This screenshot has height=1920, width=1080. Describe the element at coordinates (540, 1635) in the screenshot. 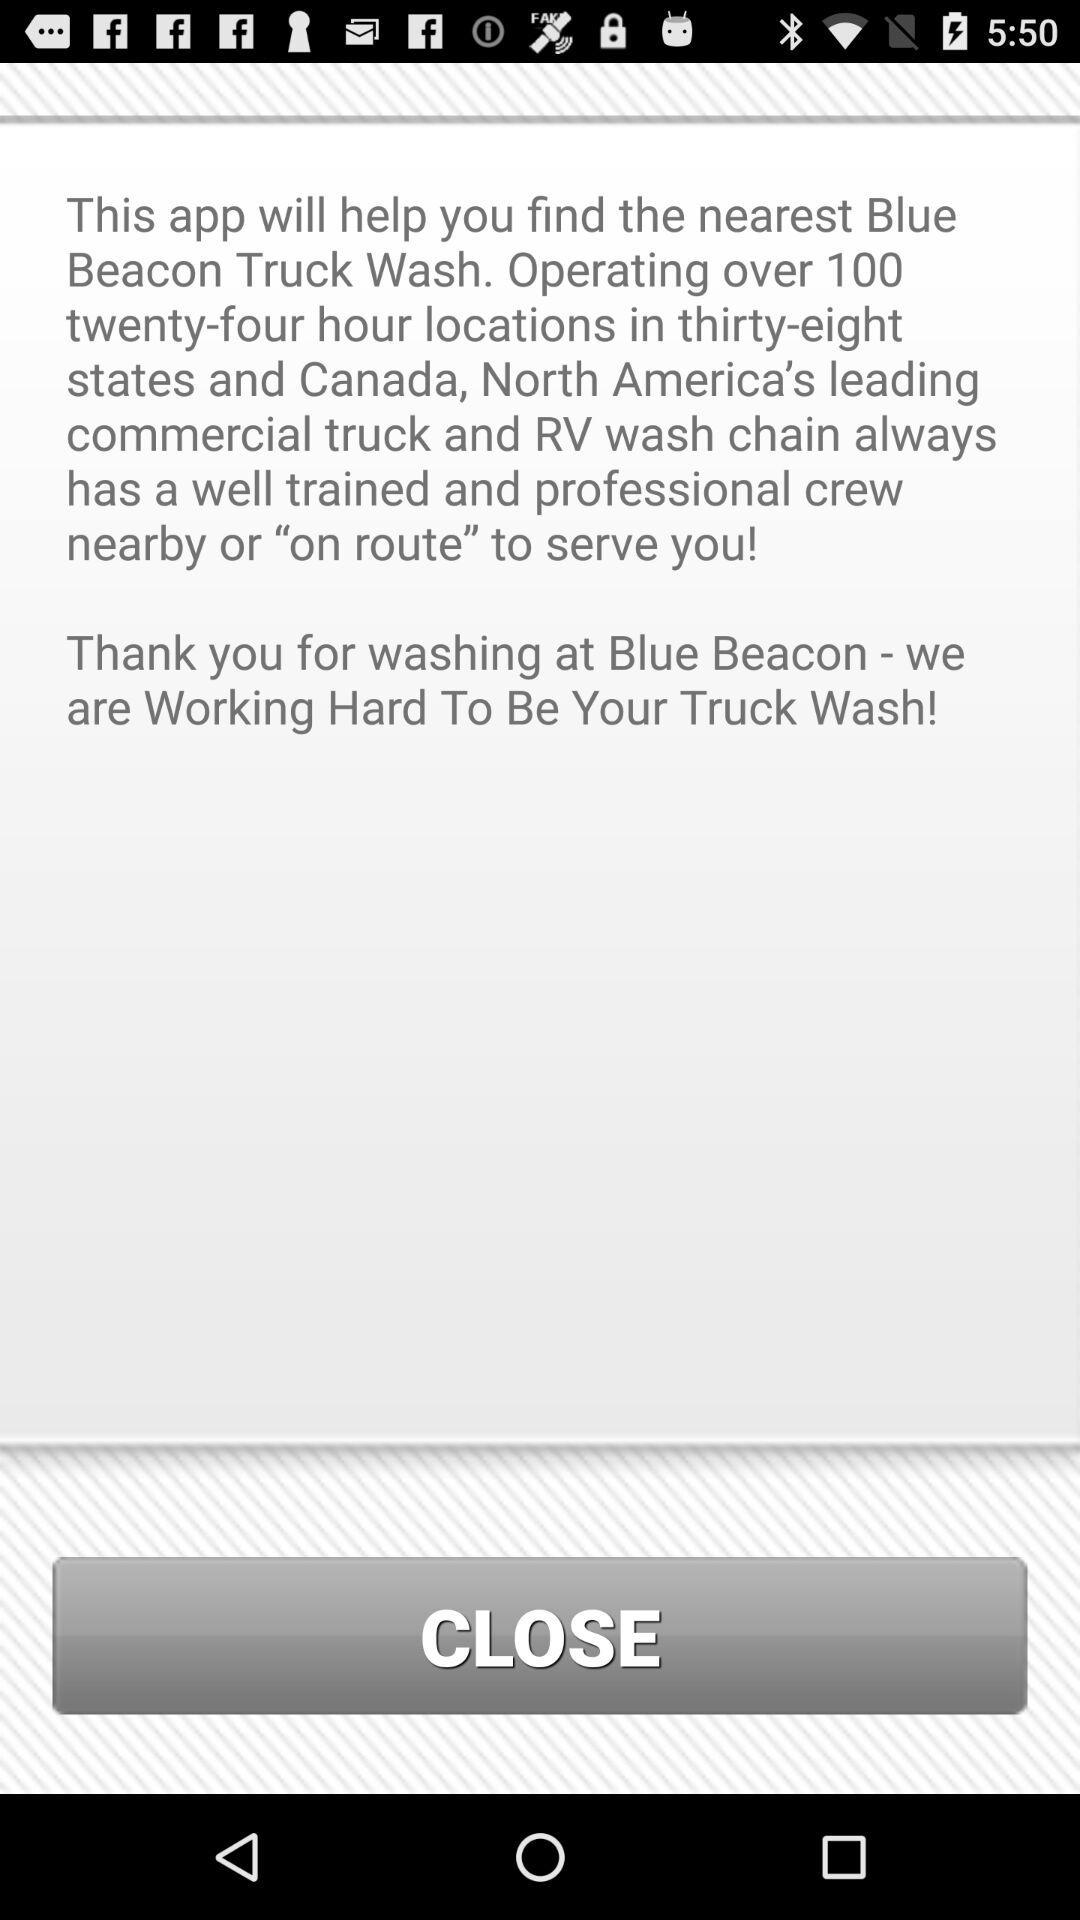

I see `the item at the bottom` at that location.